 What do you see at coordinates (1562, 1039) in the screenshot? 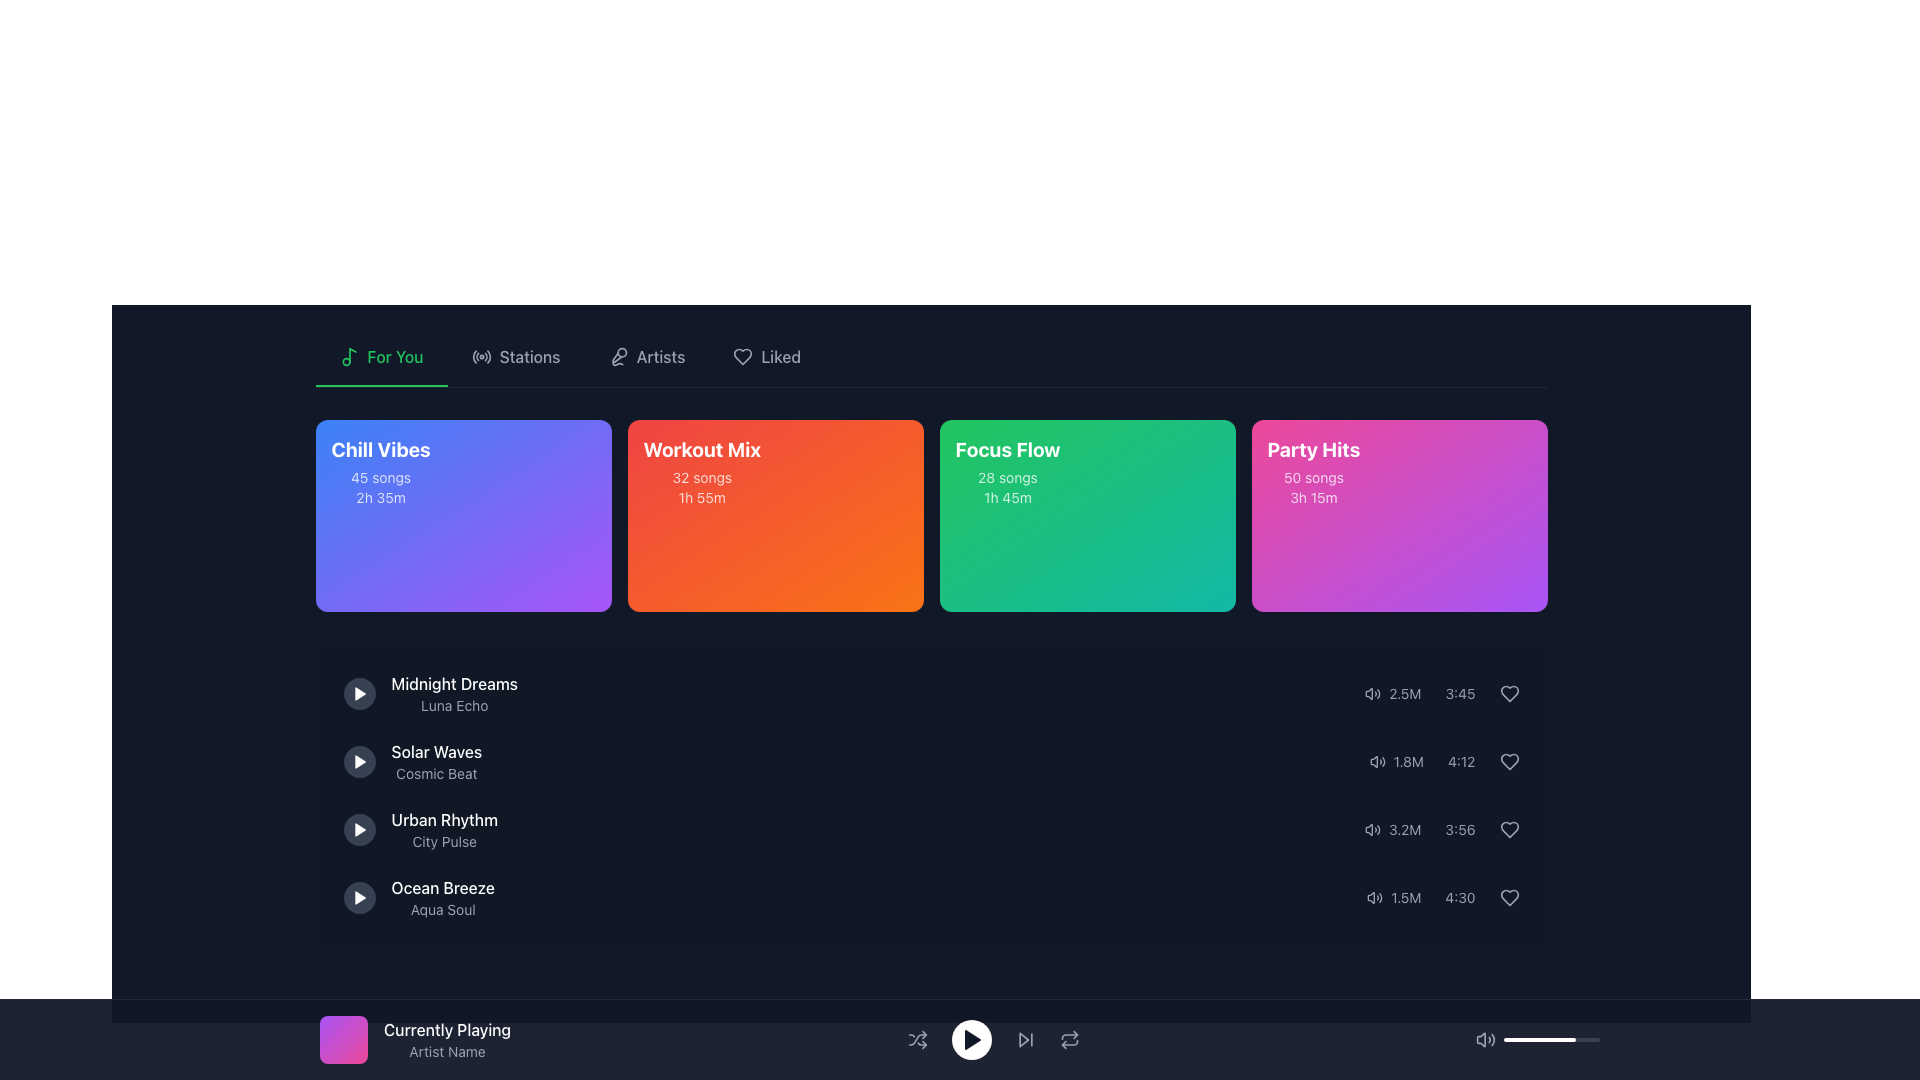
I see `the slider` at bounding box center [1562, 1039].